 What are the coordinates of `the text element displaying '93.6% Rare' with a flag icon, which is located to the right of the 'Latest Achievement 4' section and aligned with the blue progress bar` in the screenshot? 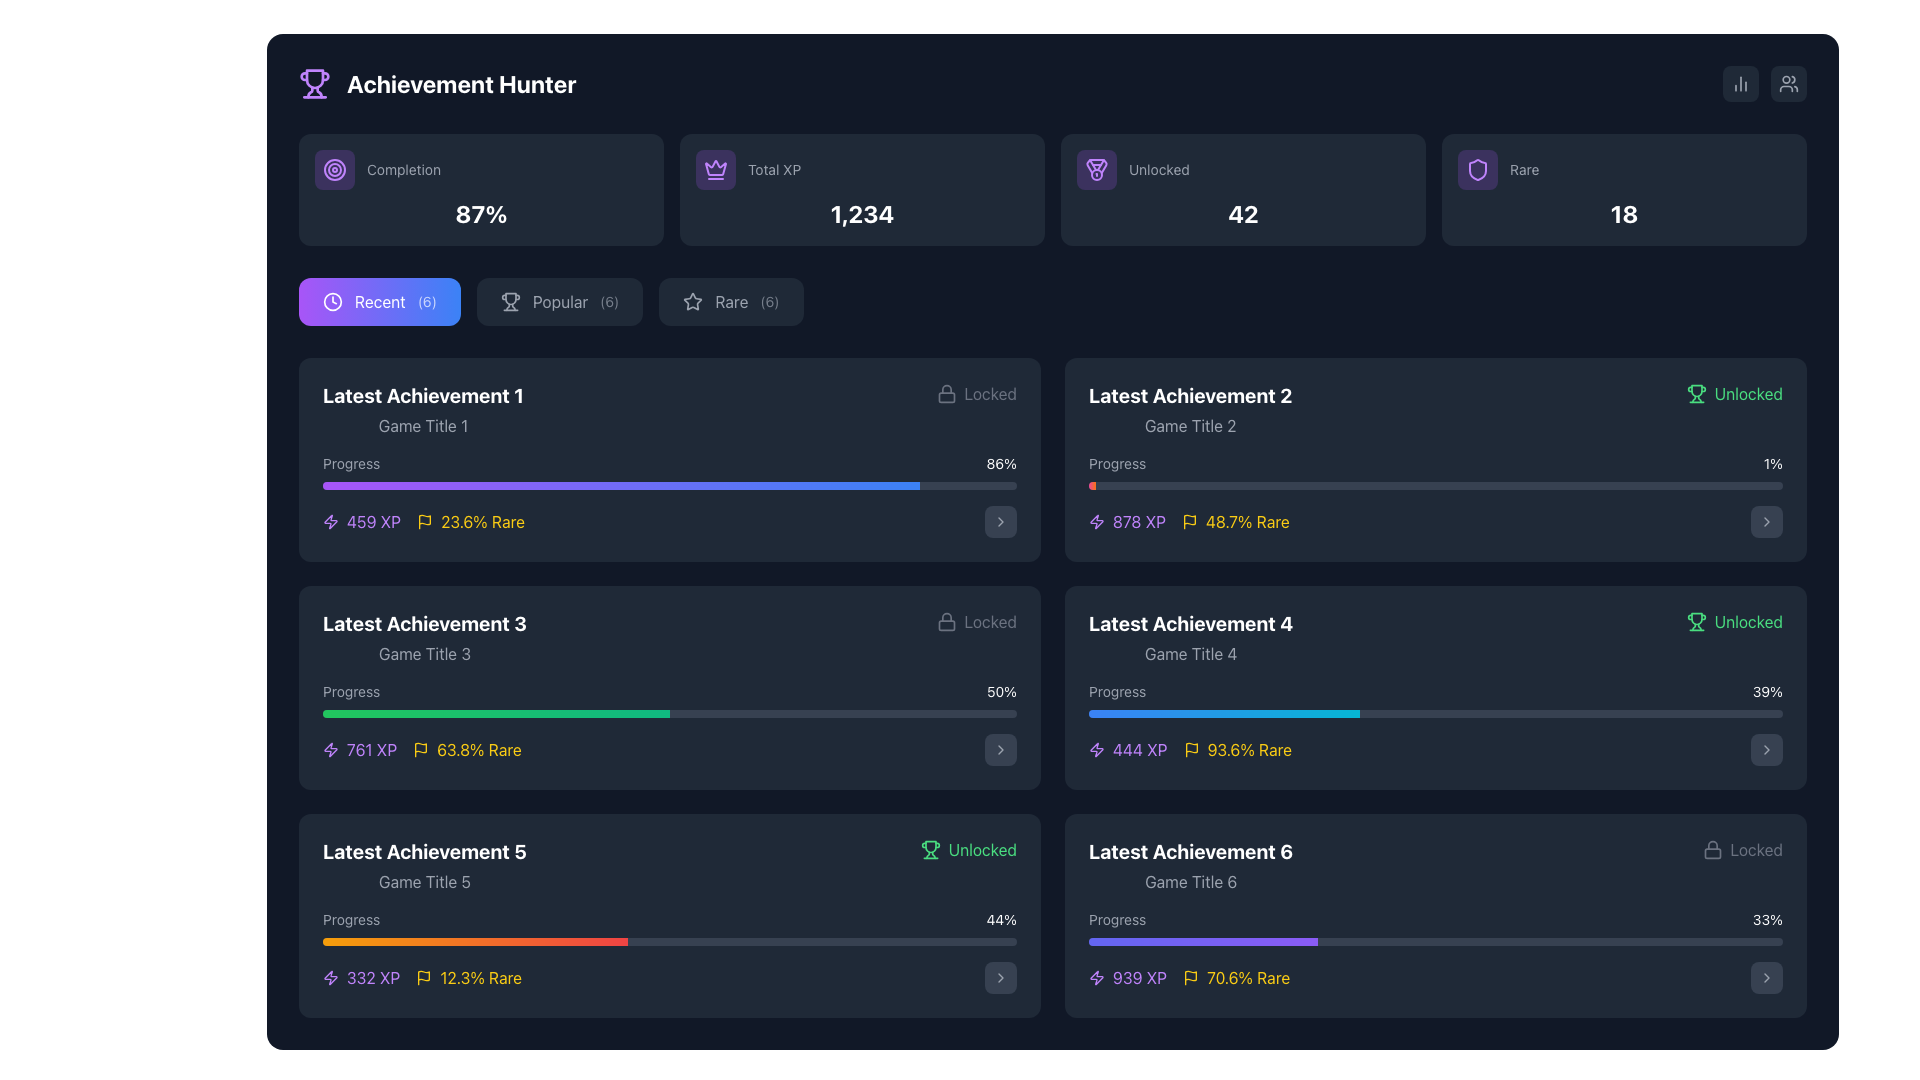 It's located at (1236, 749).